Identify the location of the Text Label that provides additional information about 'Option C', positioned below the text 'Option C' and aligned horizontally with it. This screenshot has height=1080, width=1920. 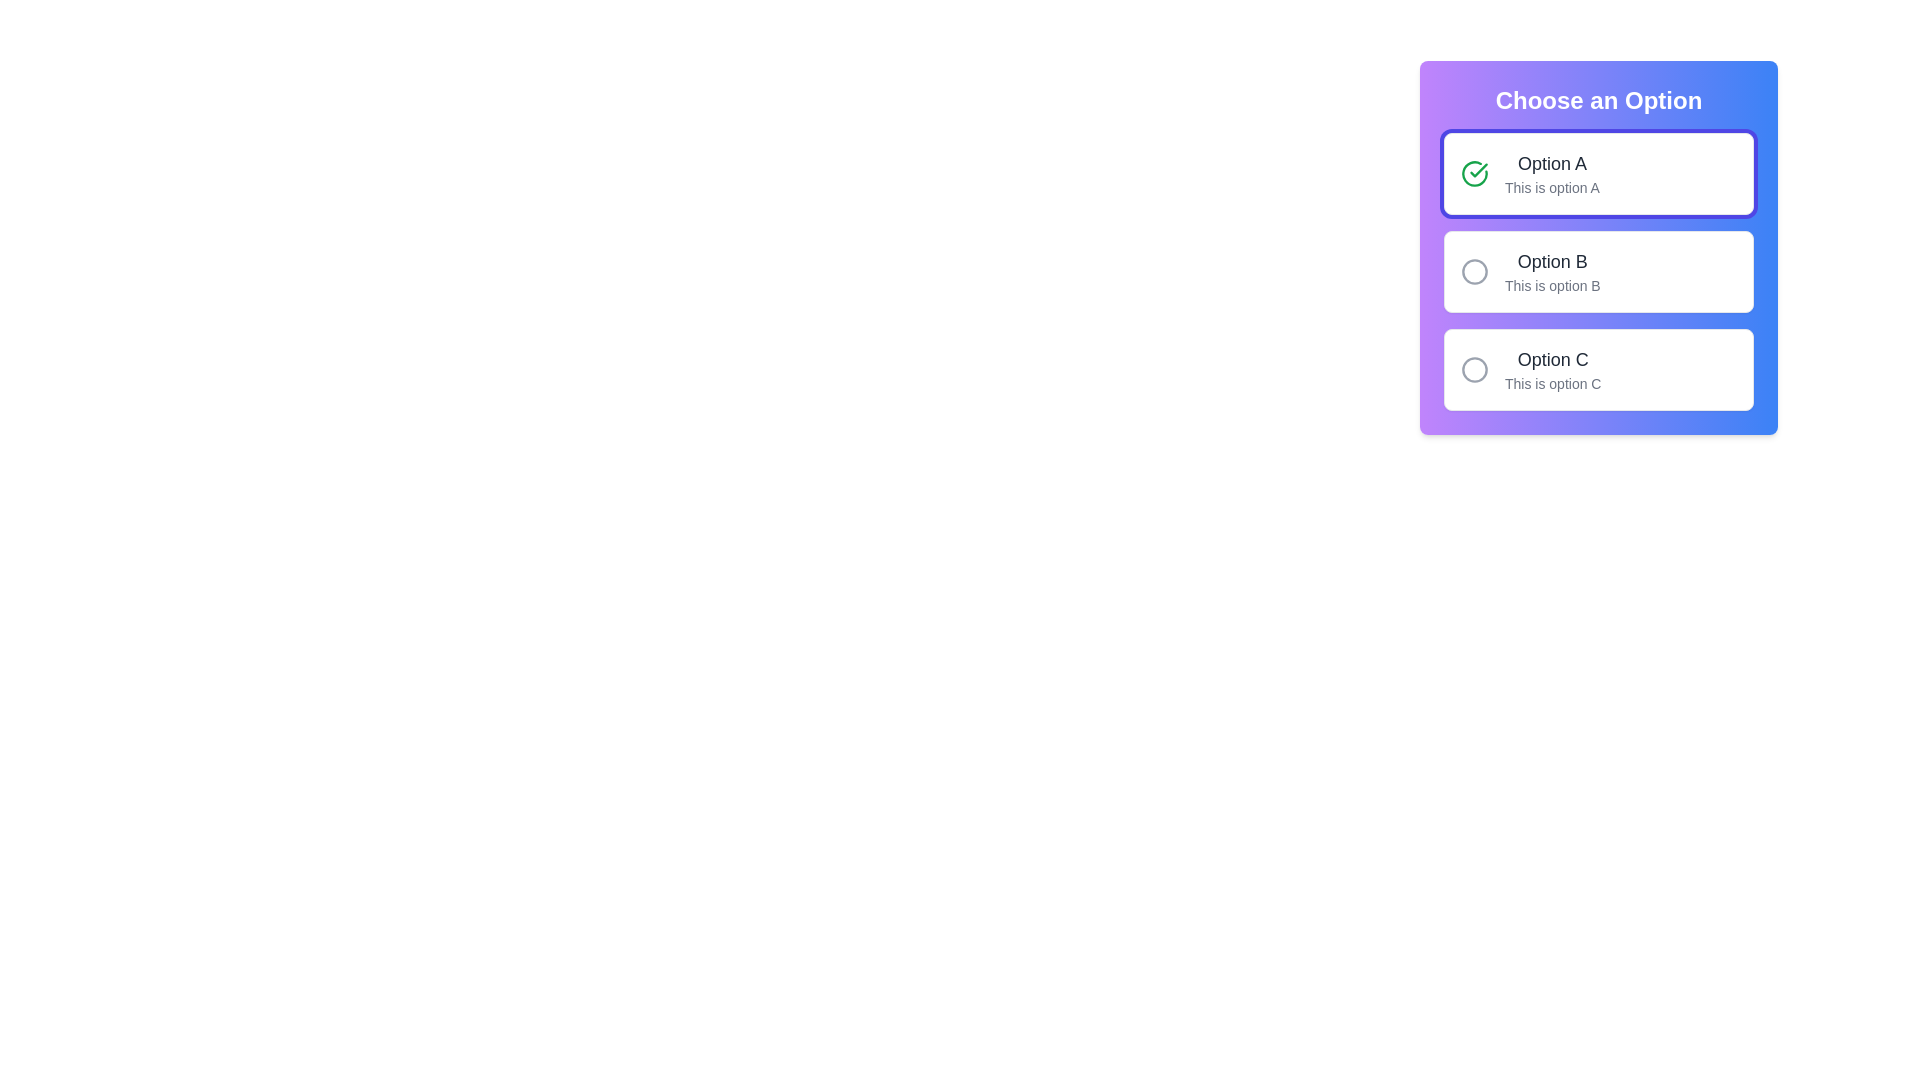
(1552, 384).